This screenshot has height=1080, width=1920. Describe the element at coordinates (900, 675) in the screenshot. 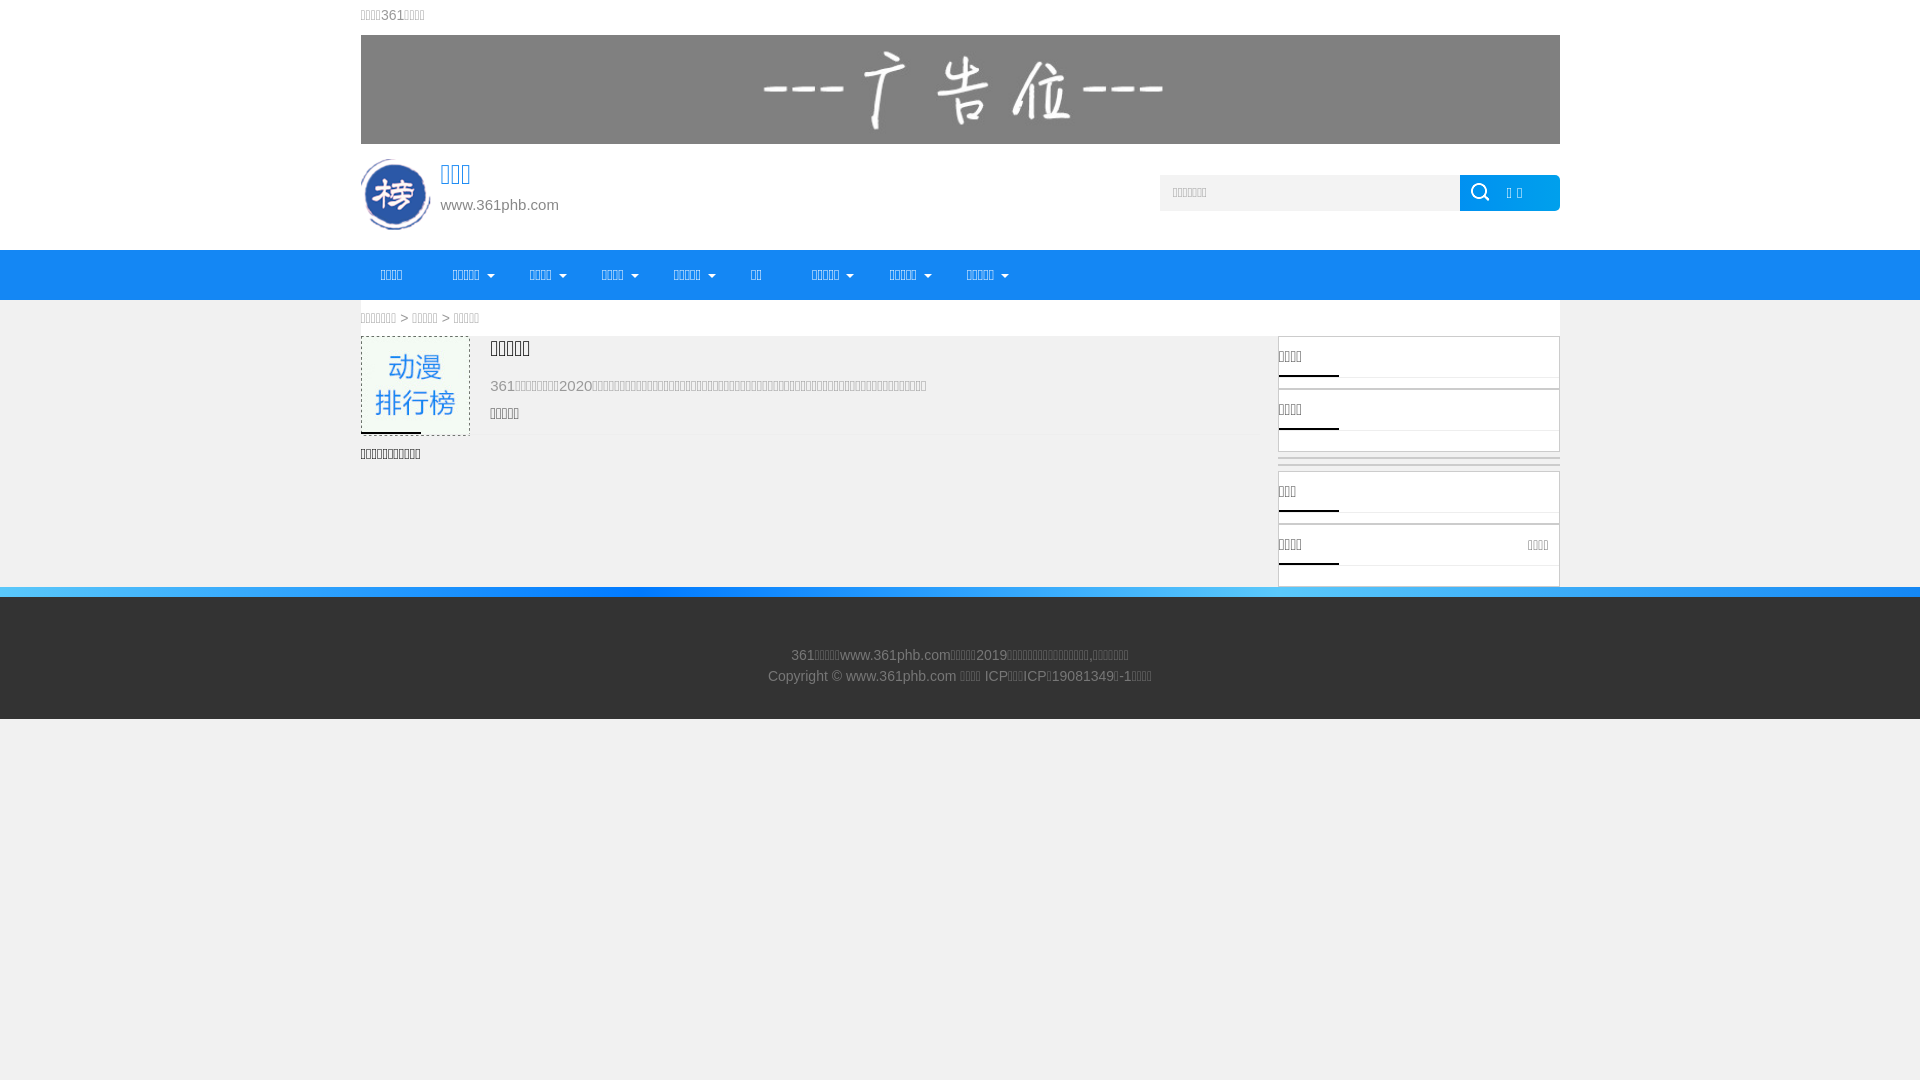

I see `'www.361phb.com'` at that location.